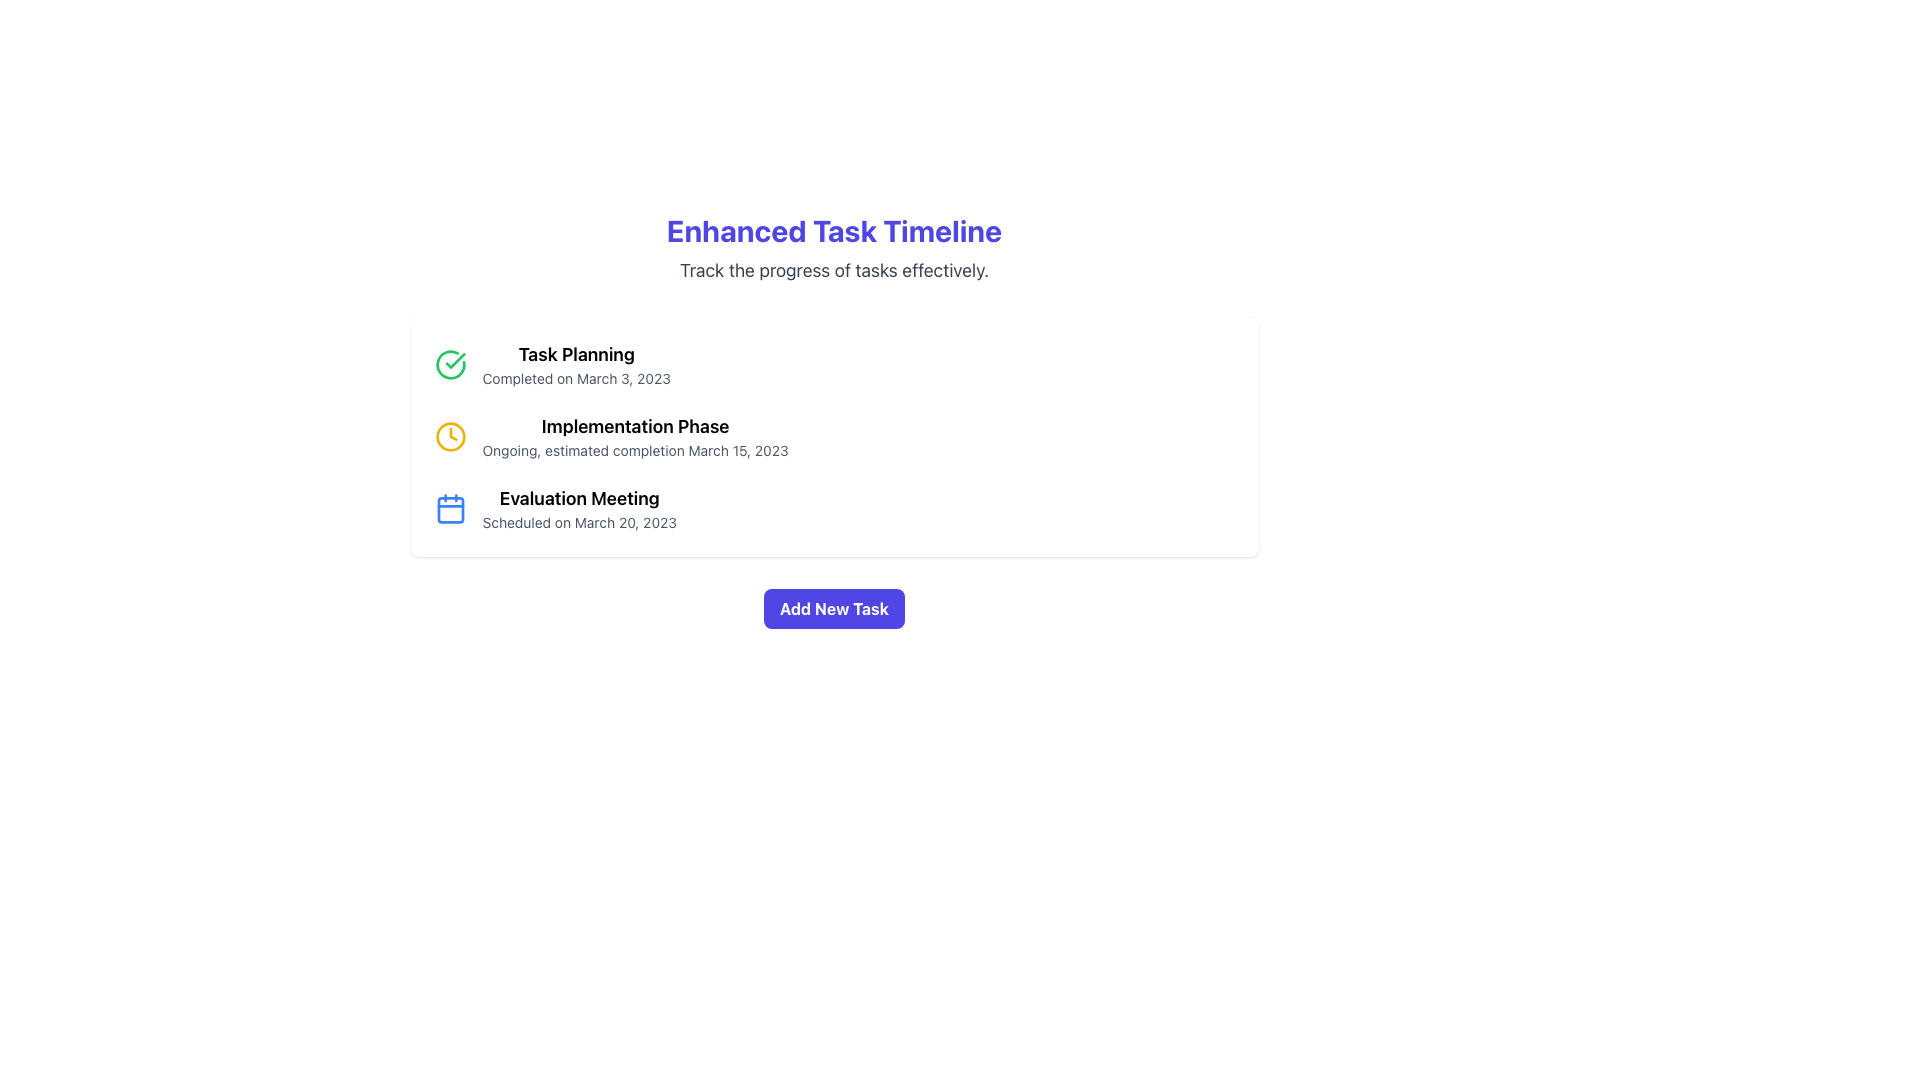  What do you see at coordinates (575, 365) in the screenshot?
I see `text from the 'Task Planning' label, which is the first item in the vertically stacked list of tasks, displaying 'Task Planning' and 'Completed on March 3, 2023'` at bounding box center [575, 365].